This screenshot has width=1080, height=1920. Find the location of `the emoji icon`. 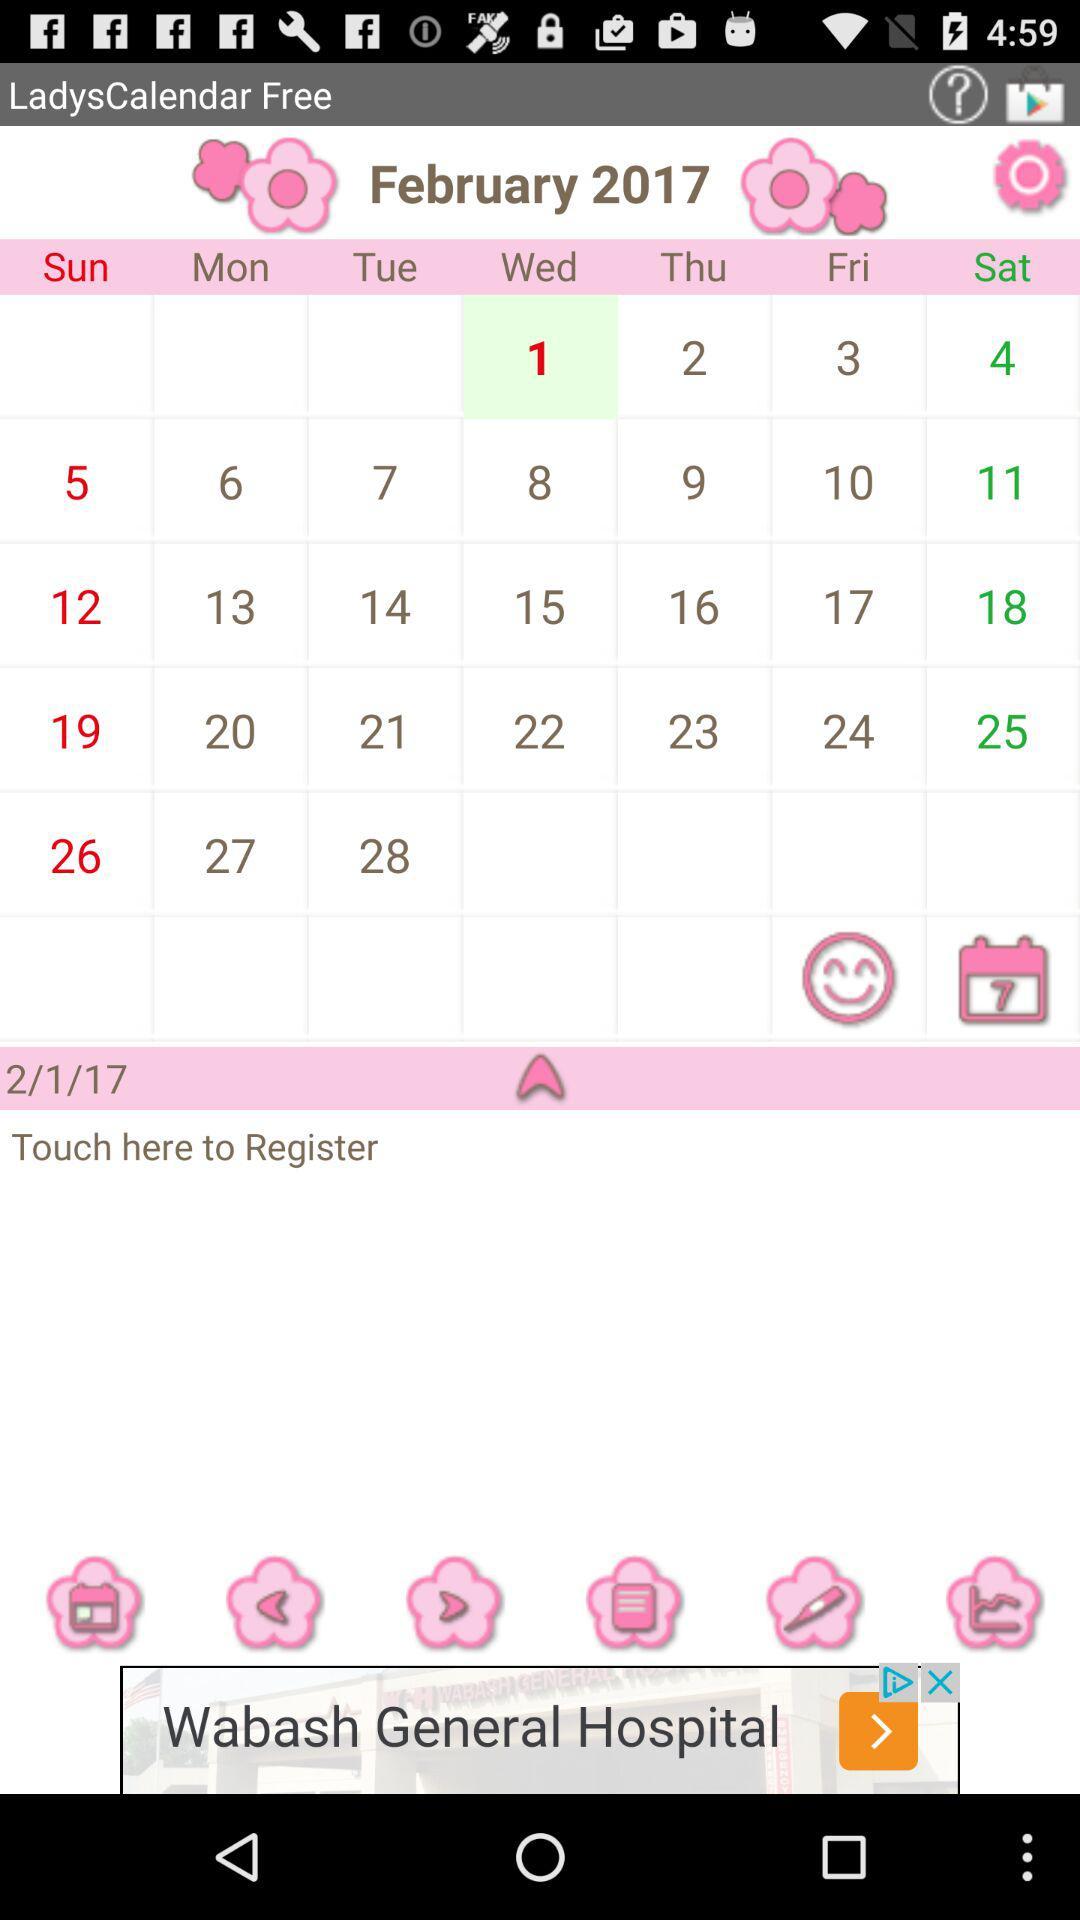

the emoji icon is located at coordinates (849, 1047).